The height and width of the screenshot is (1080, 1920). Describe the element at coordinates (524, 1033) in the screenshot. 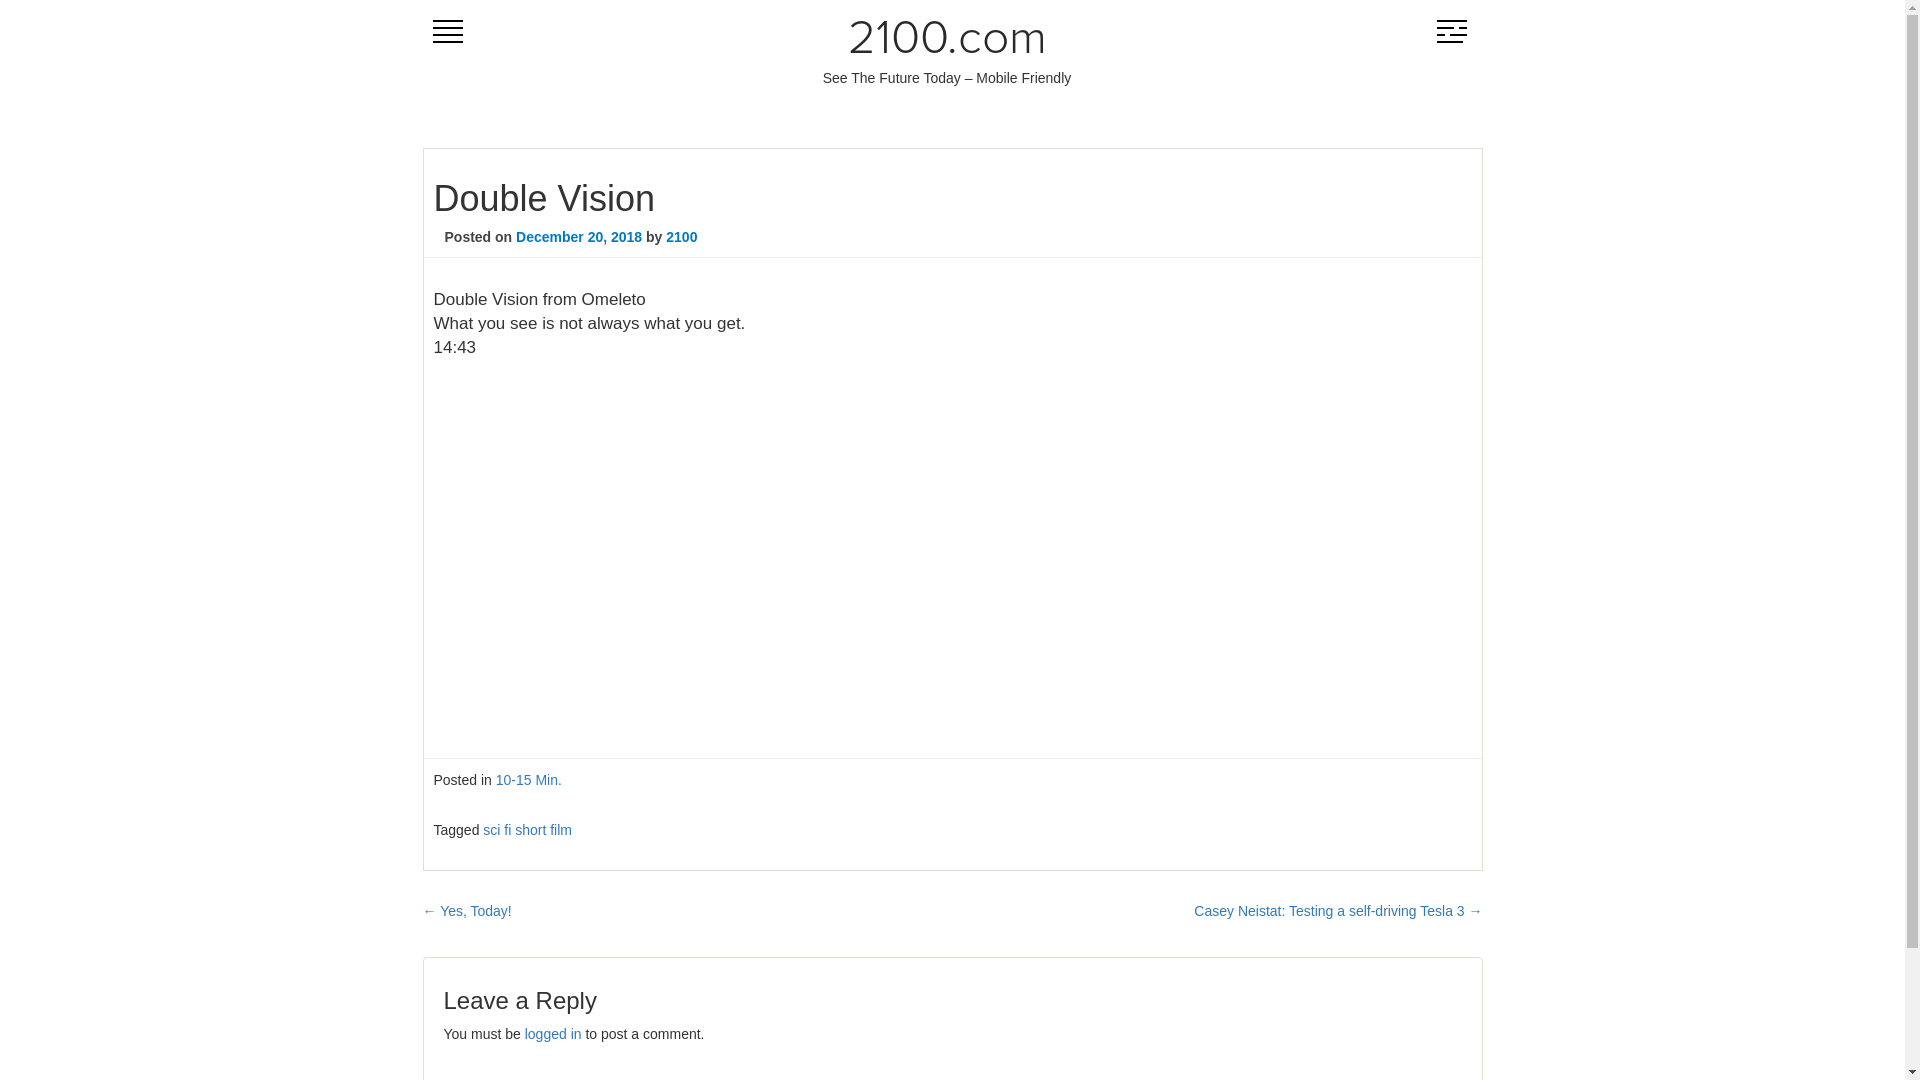

I see `'logged in'` at that location.